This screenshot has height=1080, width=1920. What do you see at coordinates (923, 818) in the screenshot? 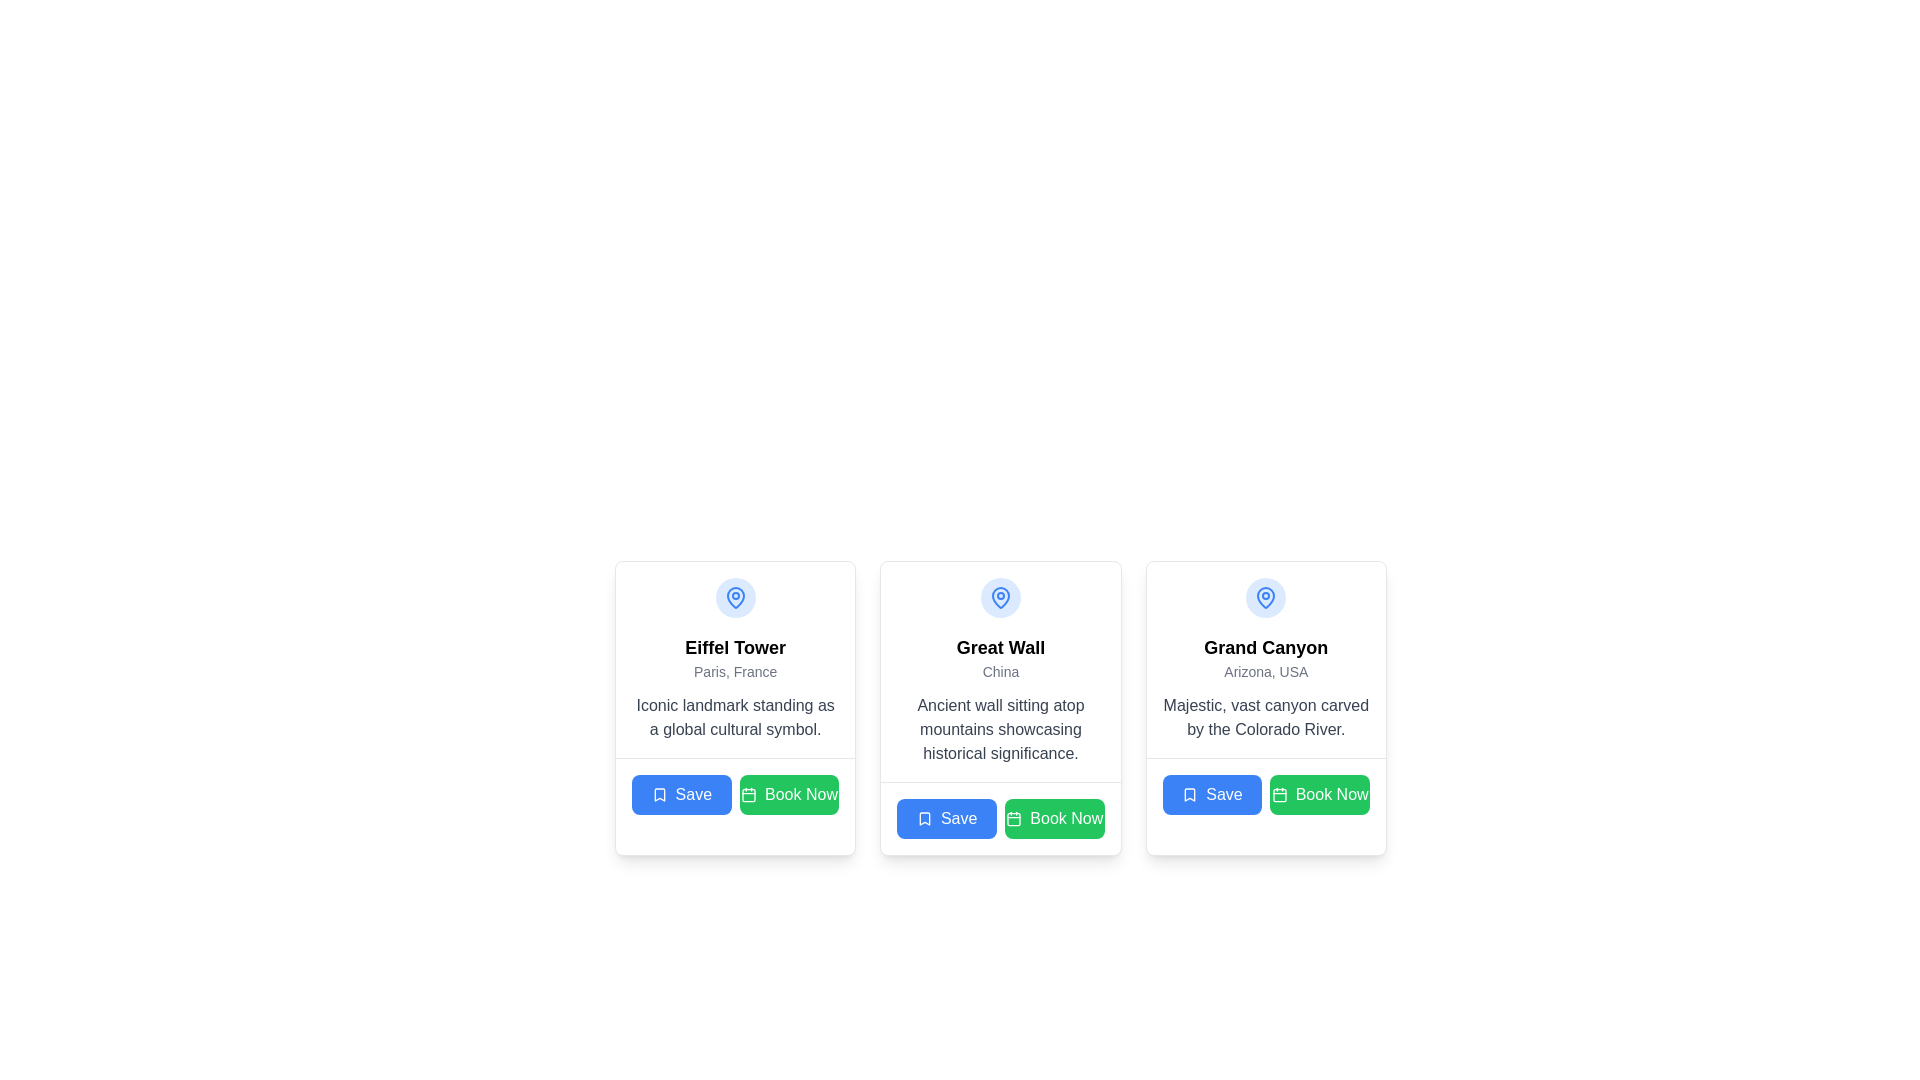
I see `the bookmark icon with a blue background and white graphic, located within the 'Save' button on the 'Great Wall' card` at bounding box center [923, 818].